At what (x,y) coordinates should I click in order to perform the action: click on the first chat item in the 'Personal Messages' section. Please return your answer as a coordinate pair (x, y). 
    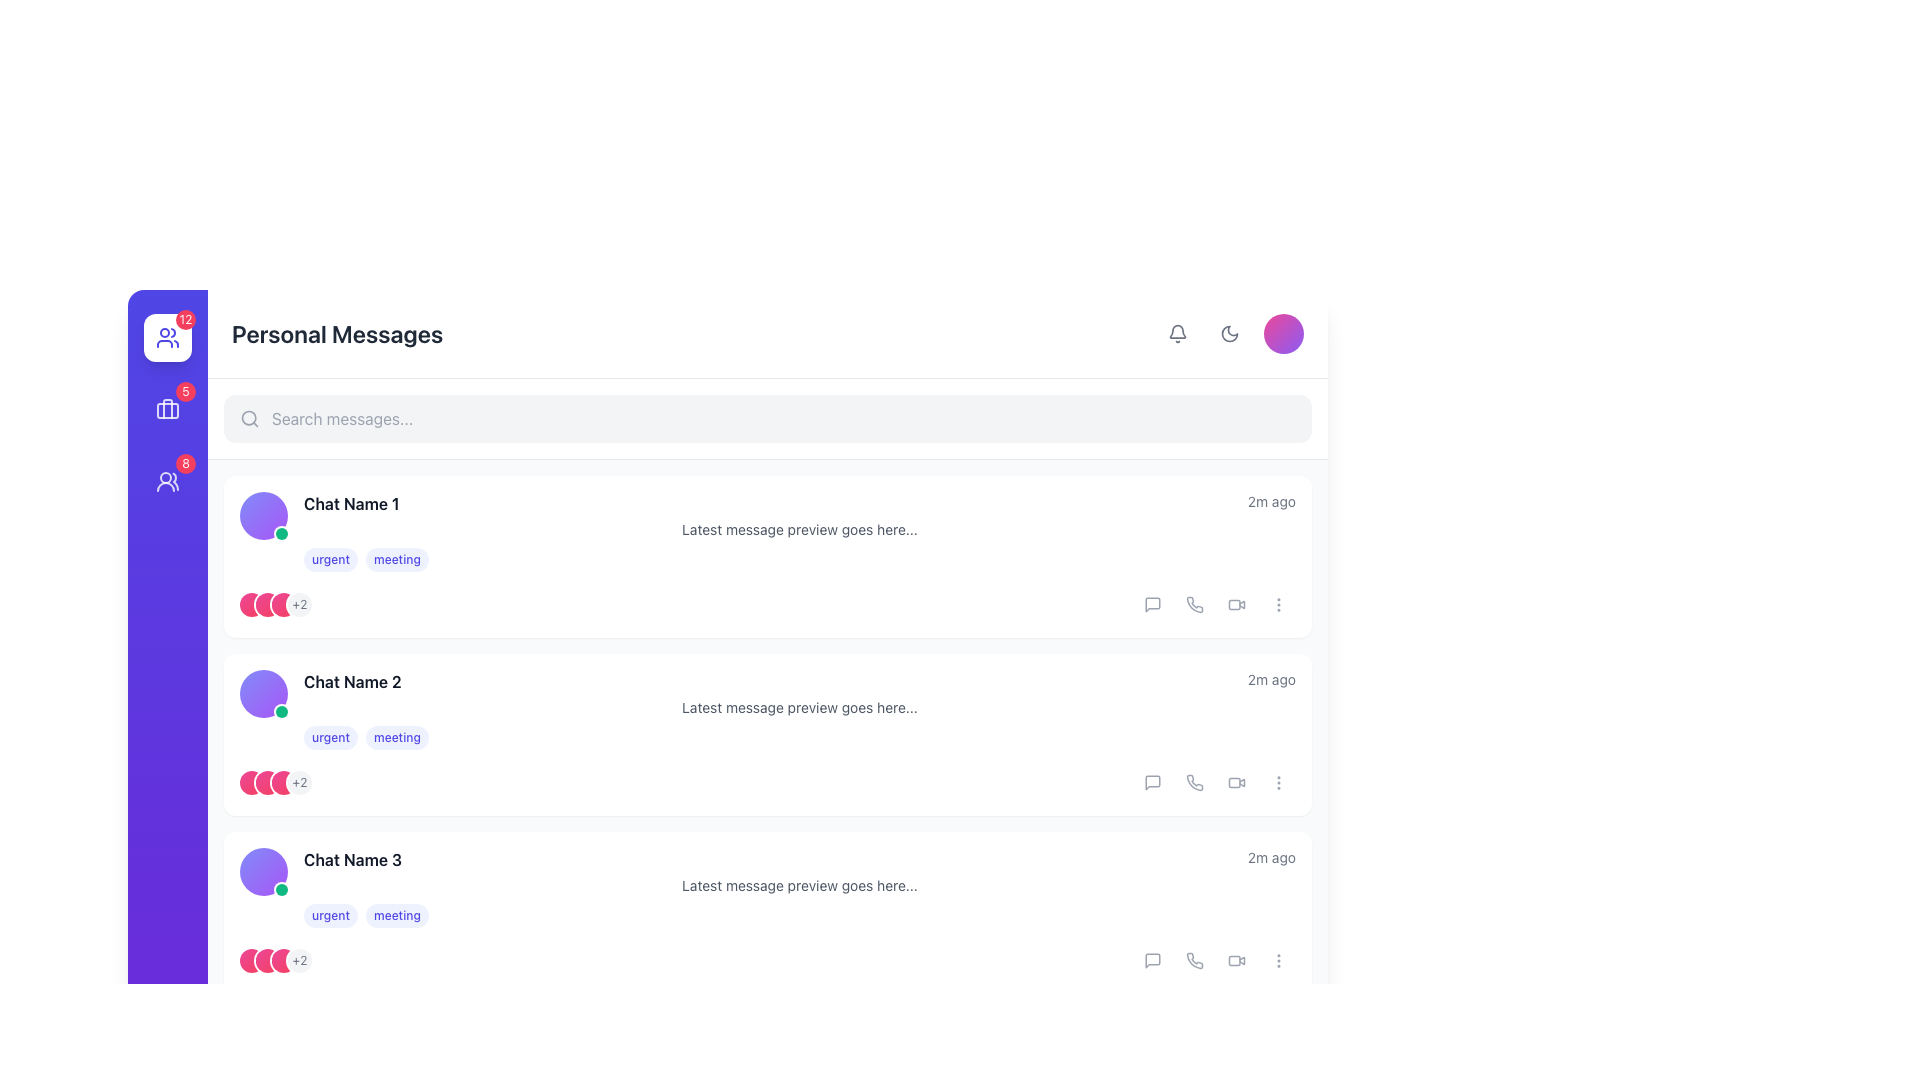
    Looking at the image, I should click on (767, 531).